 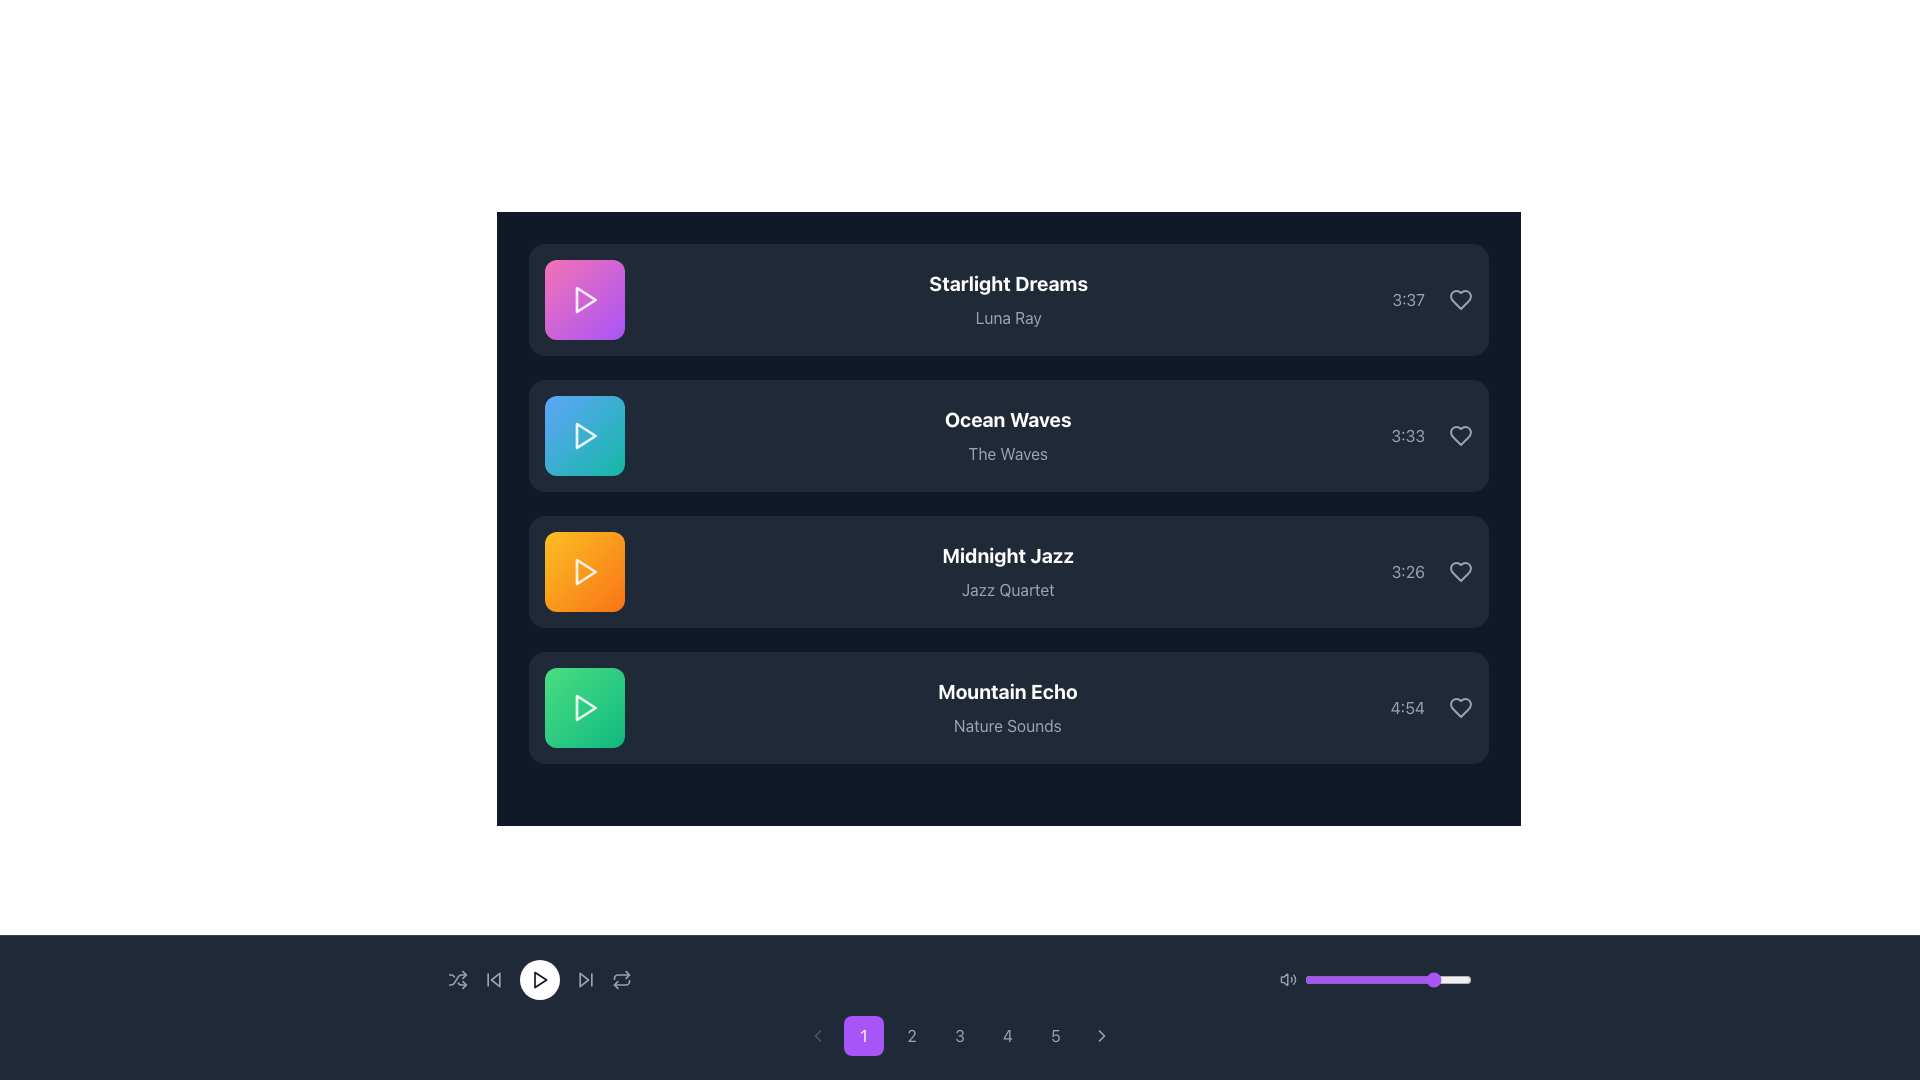 I want to click on the third button of the pagination control at the bottom of the interface for keyboard navigation, so click(x=960, y=1035).